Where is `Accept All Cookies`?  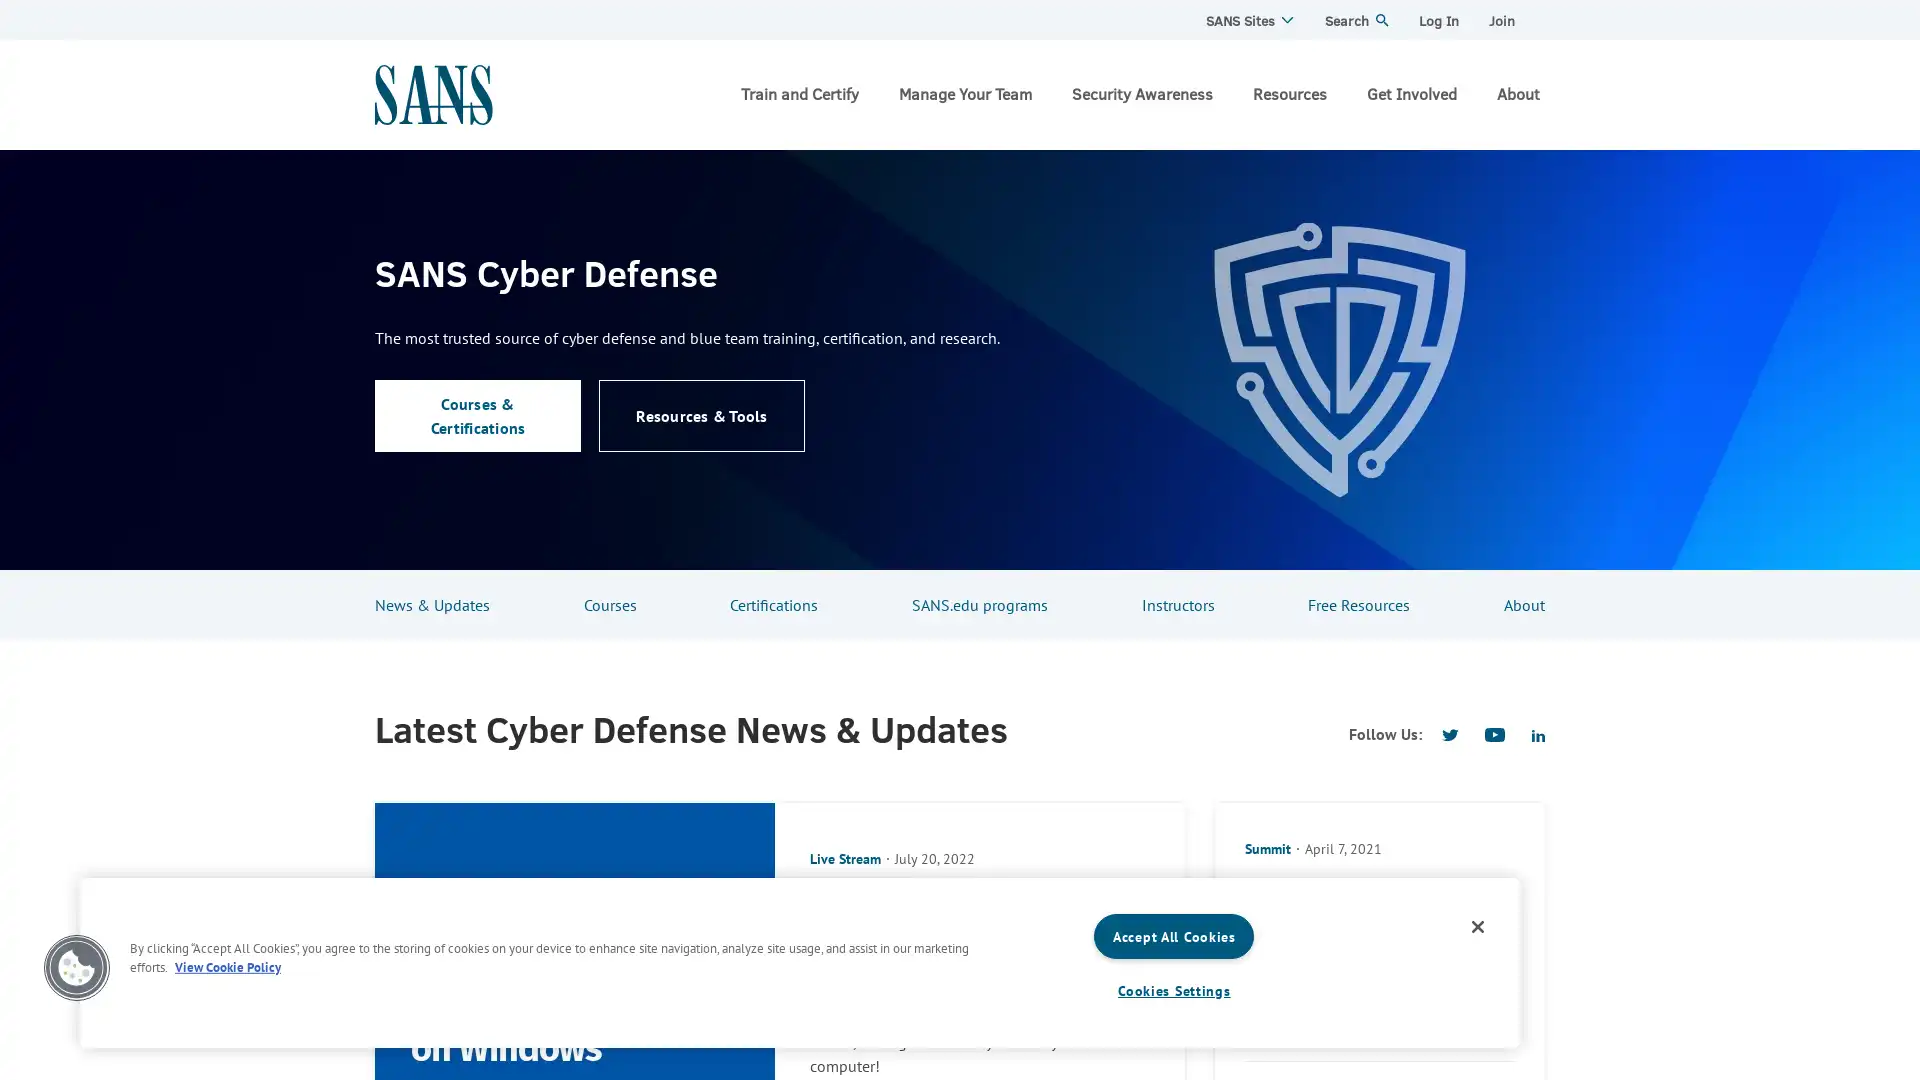
Accept All Cookies is located at coordinates (1174, 936).